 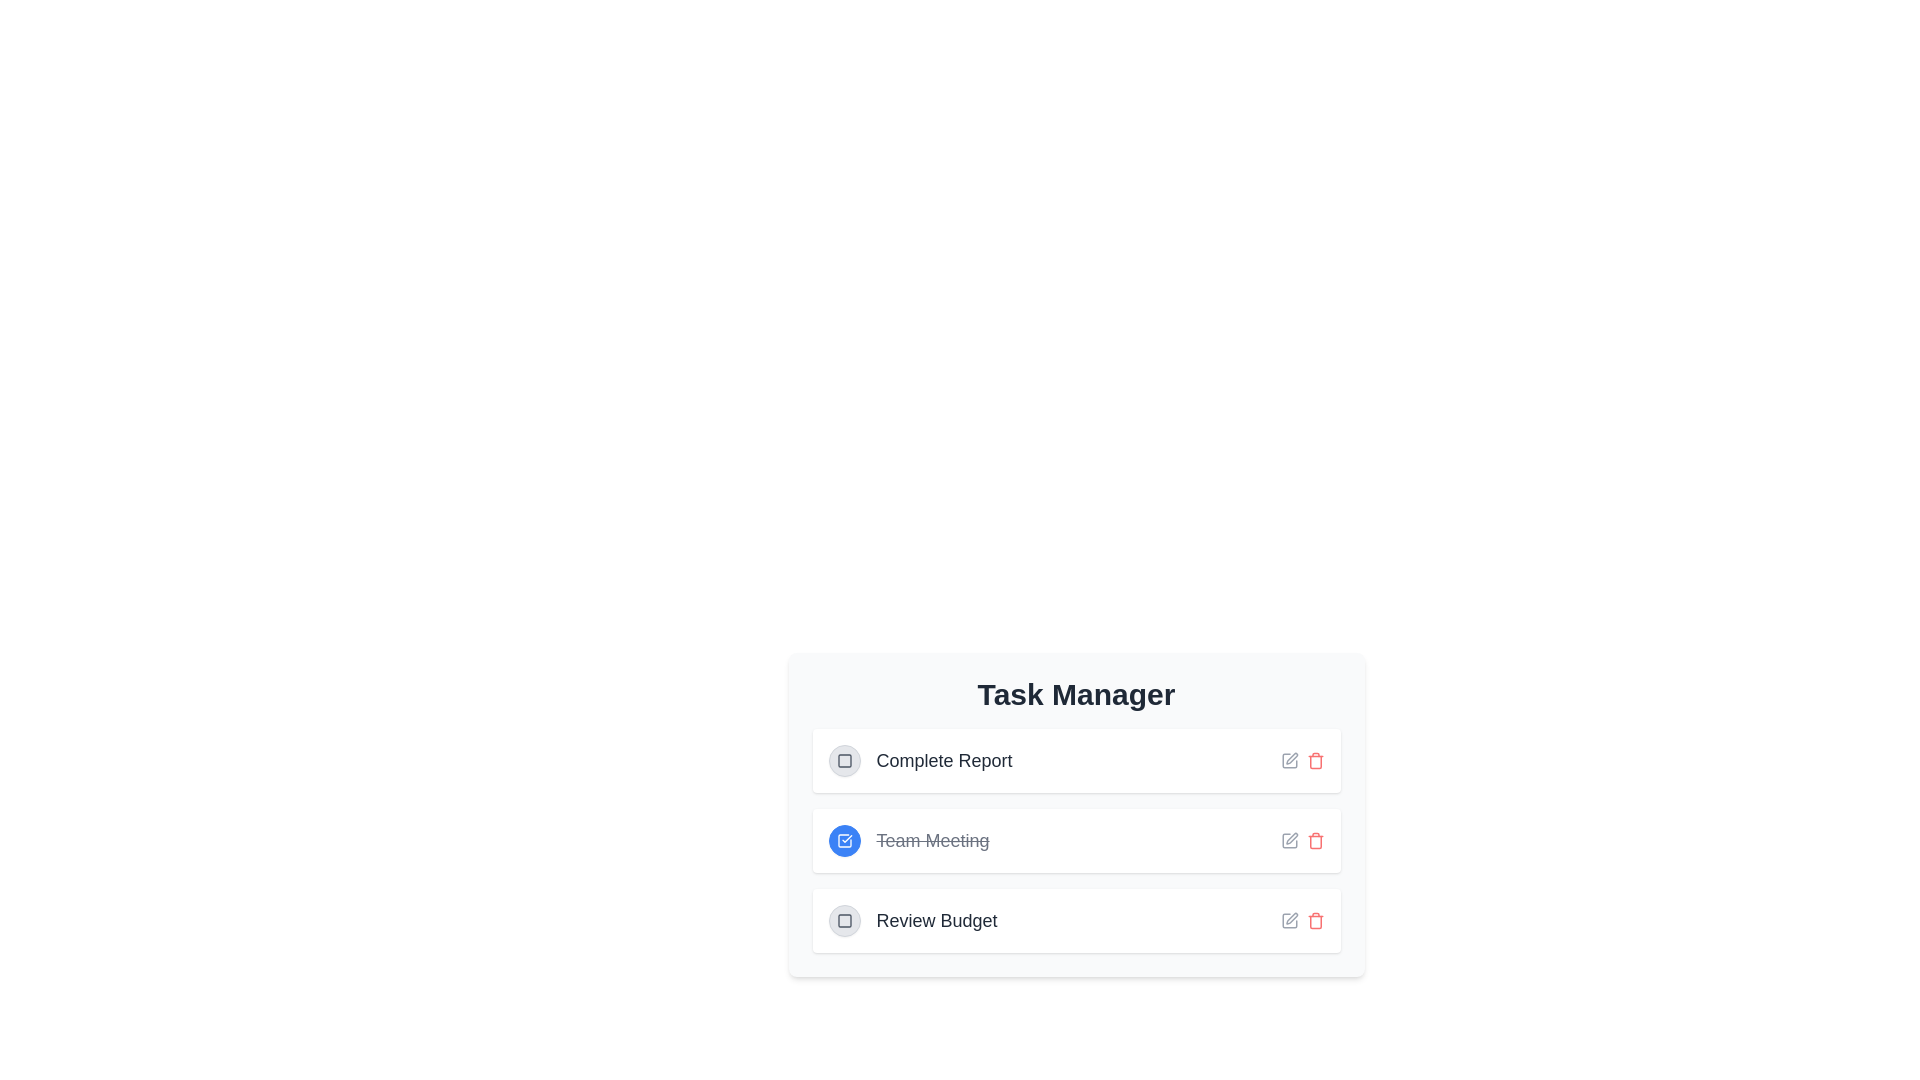 I want to click on the delete button for the task 'Team Meeting', so click(x=1315, y=840).